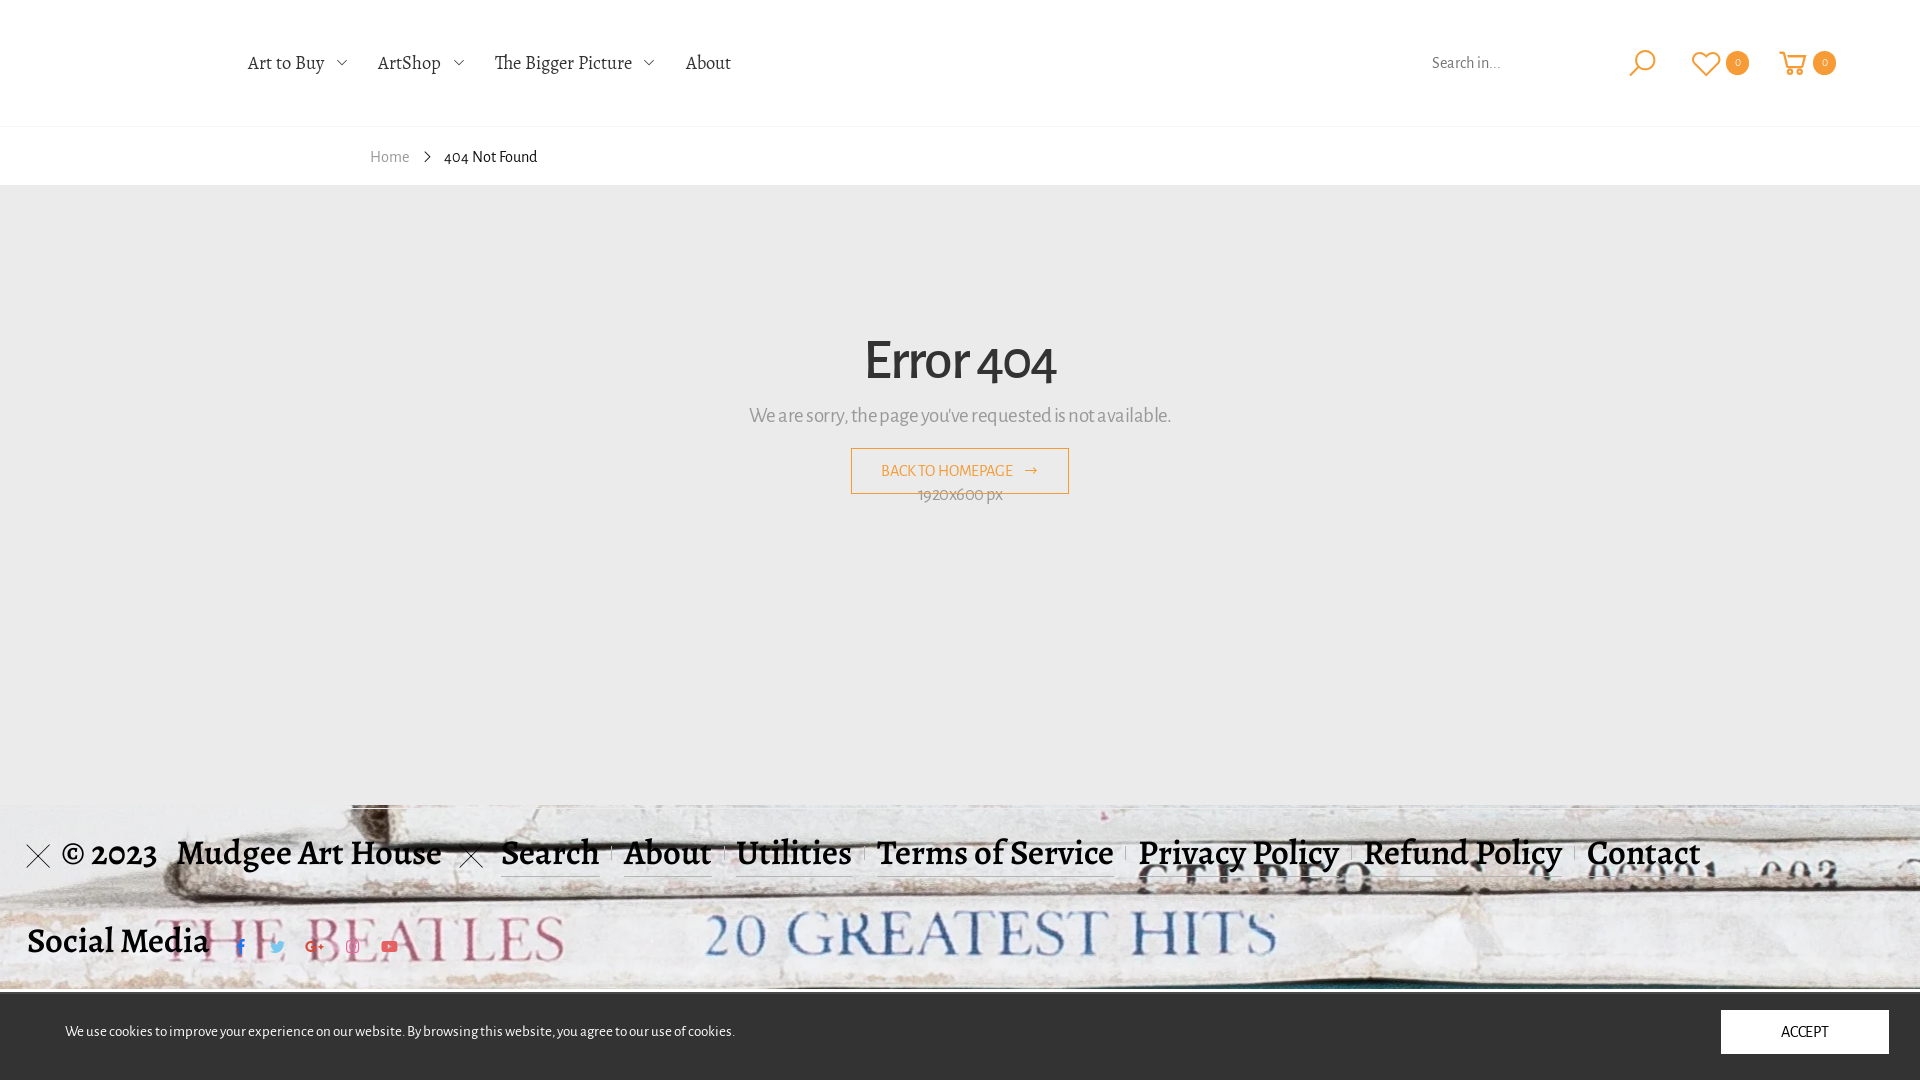  Describe the element at coordinates (389, 946) in the screenshot. I see `'Mudgee Art House on Youtube'` at that location.